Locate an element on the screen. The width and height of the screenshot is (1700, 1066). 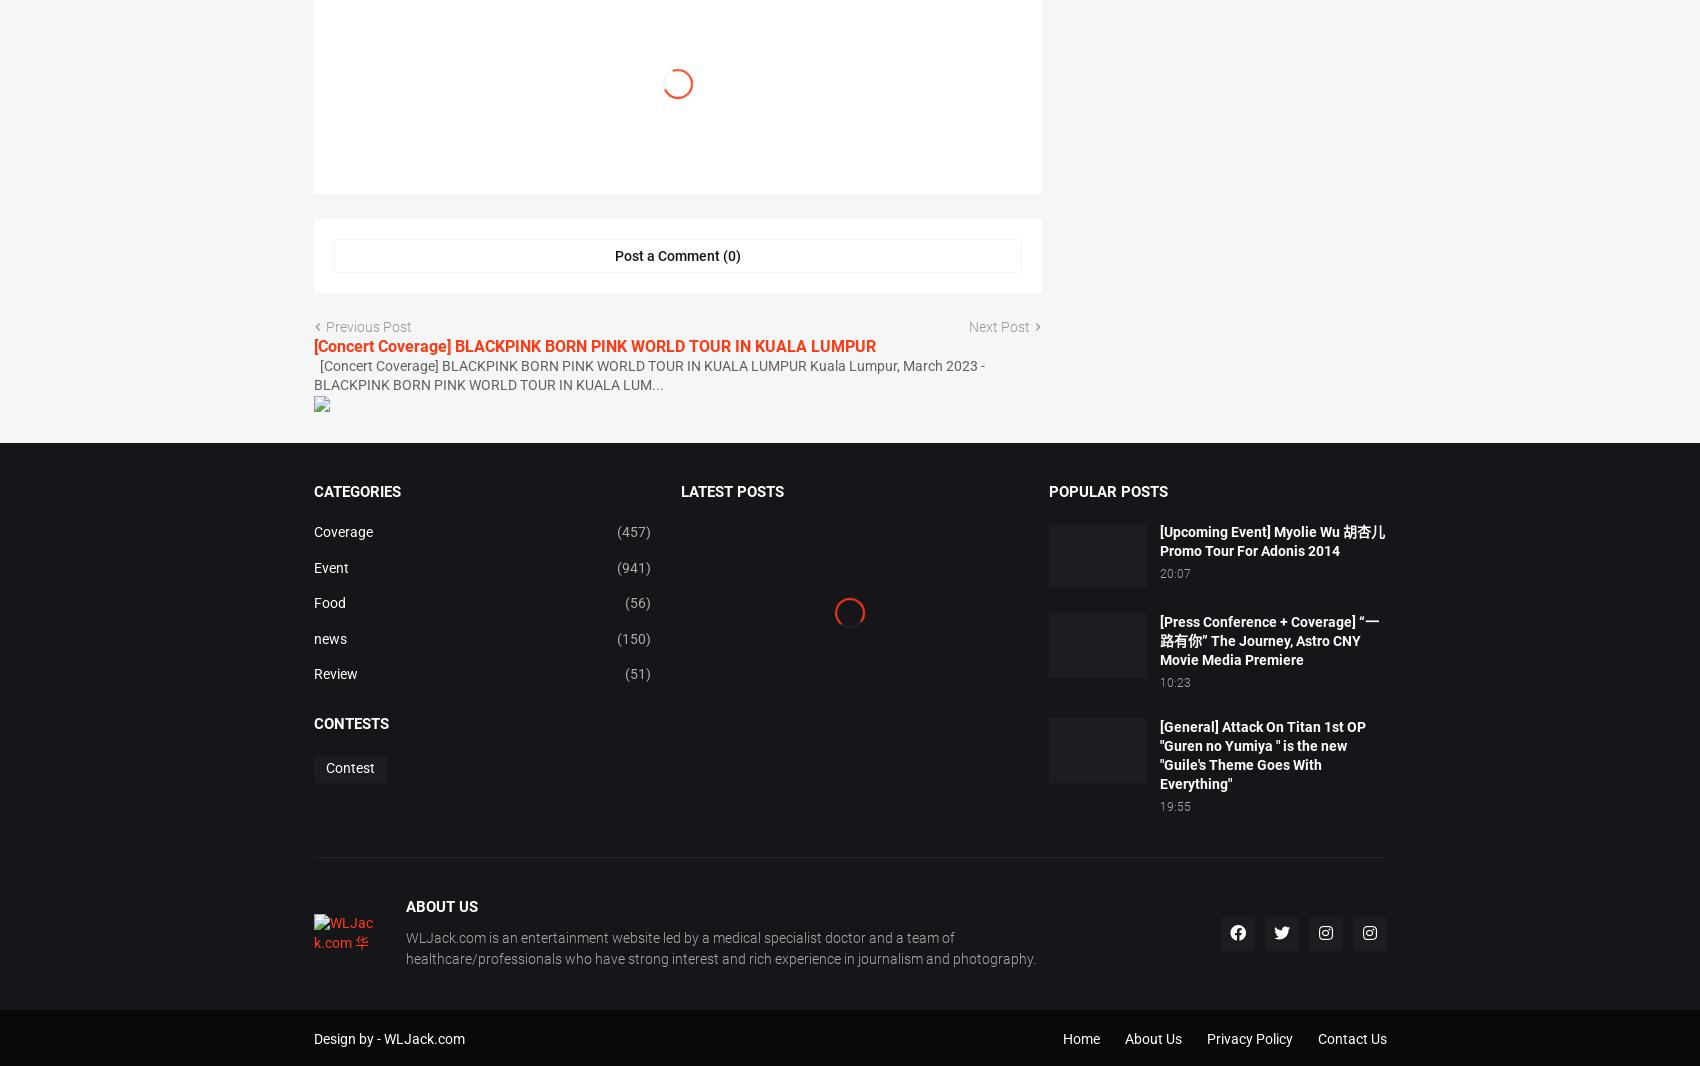
'Latest Posts' is located at coordinates (681, 560).